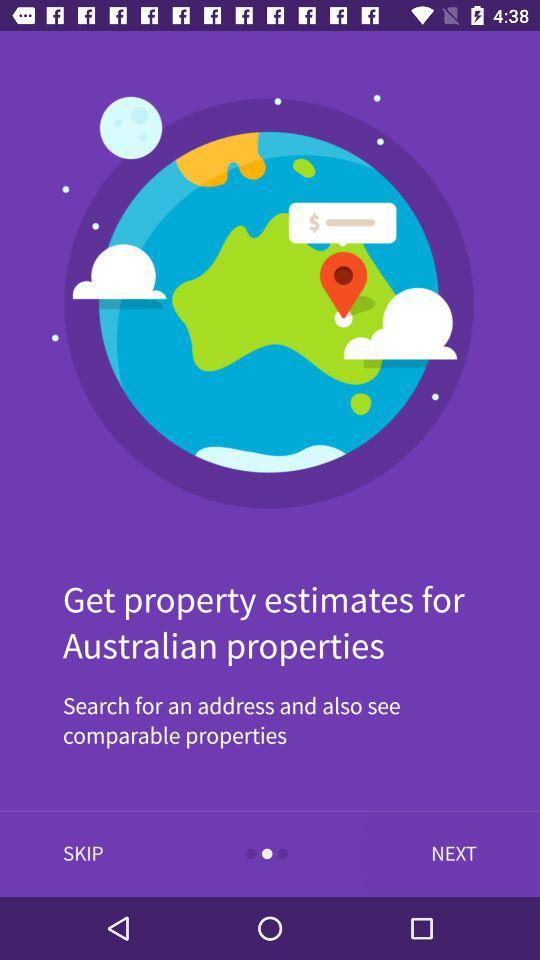 This screenshot has width=540, height=960. Describe the element at coordinates (449, 853) in the screenshot. I see `next icon` at that location.